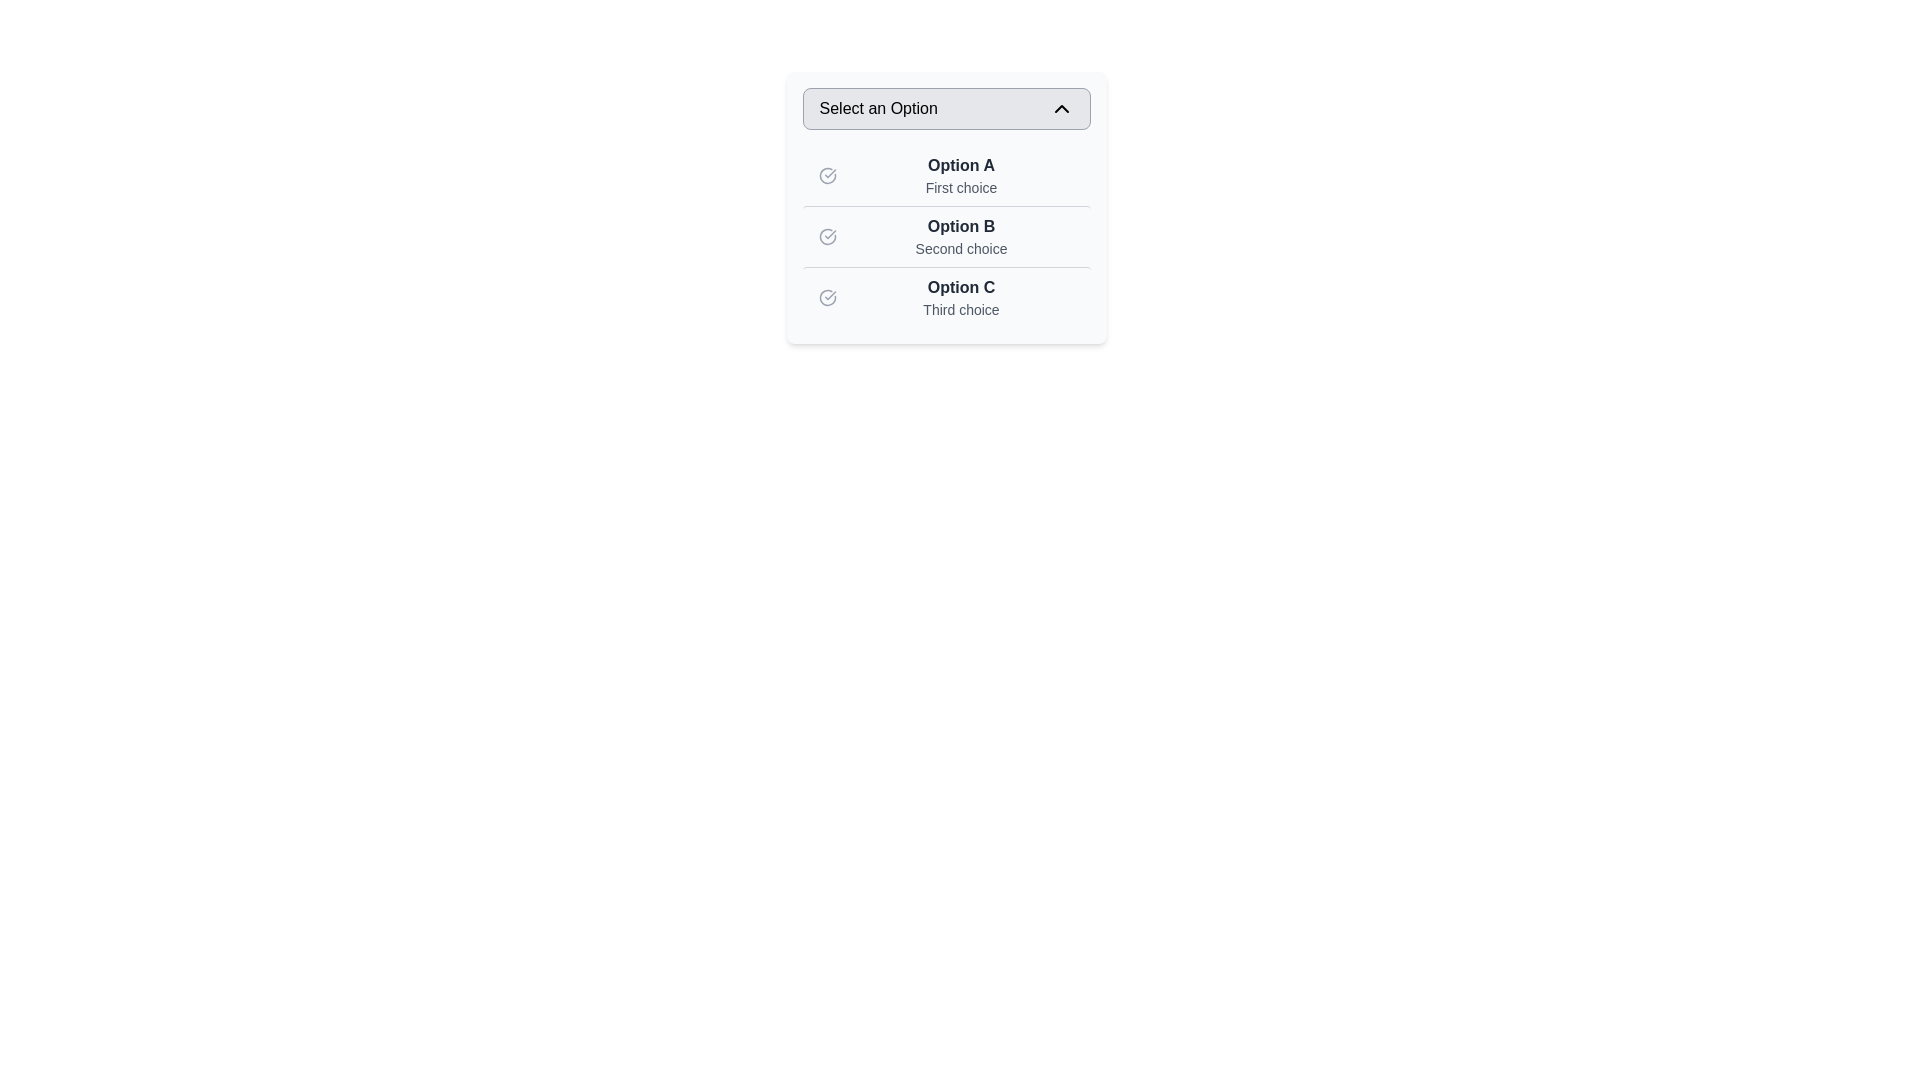  I want to click on the selectable item 'Option B' in the dropdown menu, so click(945, 235).